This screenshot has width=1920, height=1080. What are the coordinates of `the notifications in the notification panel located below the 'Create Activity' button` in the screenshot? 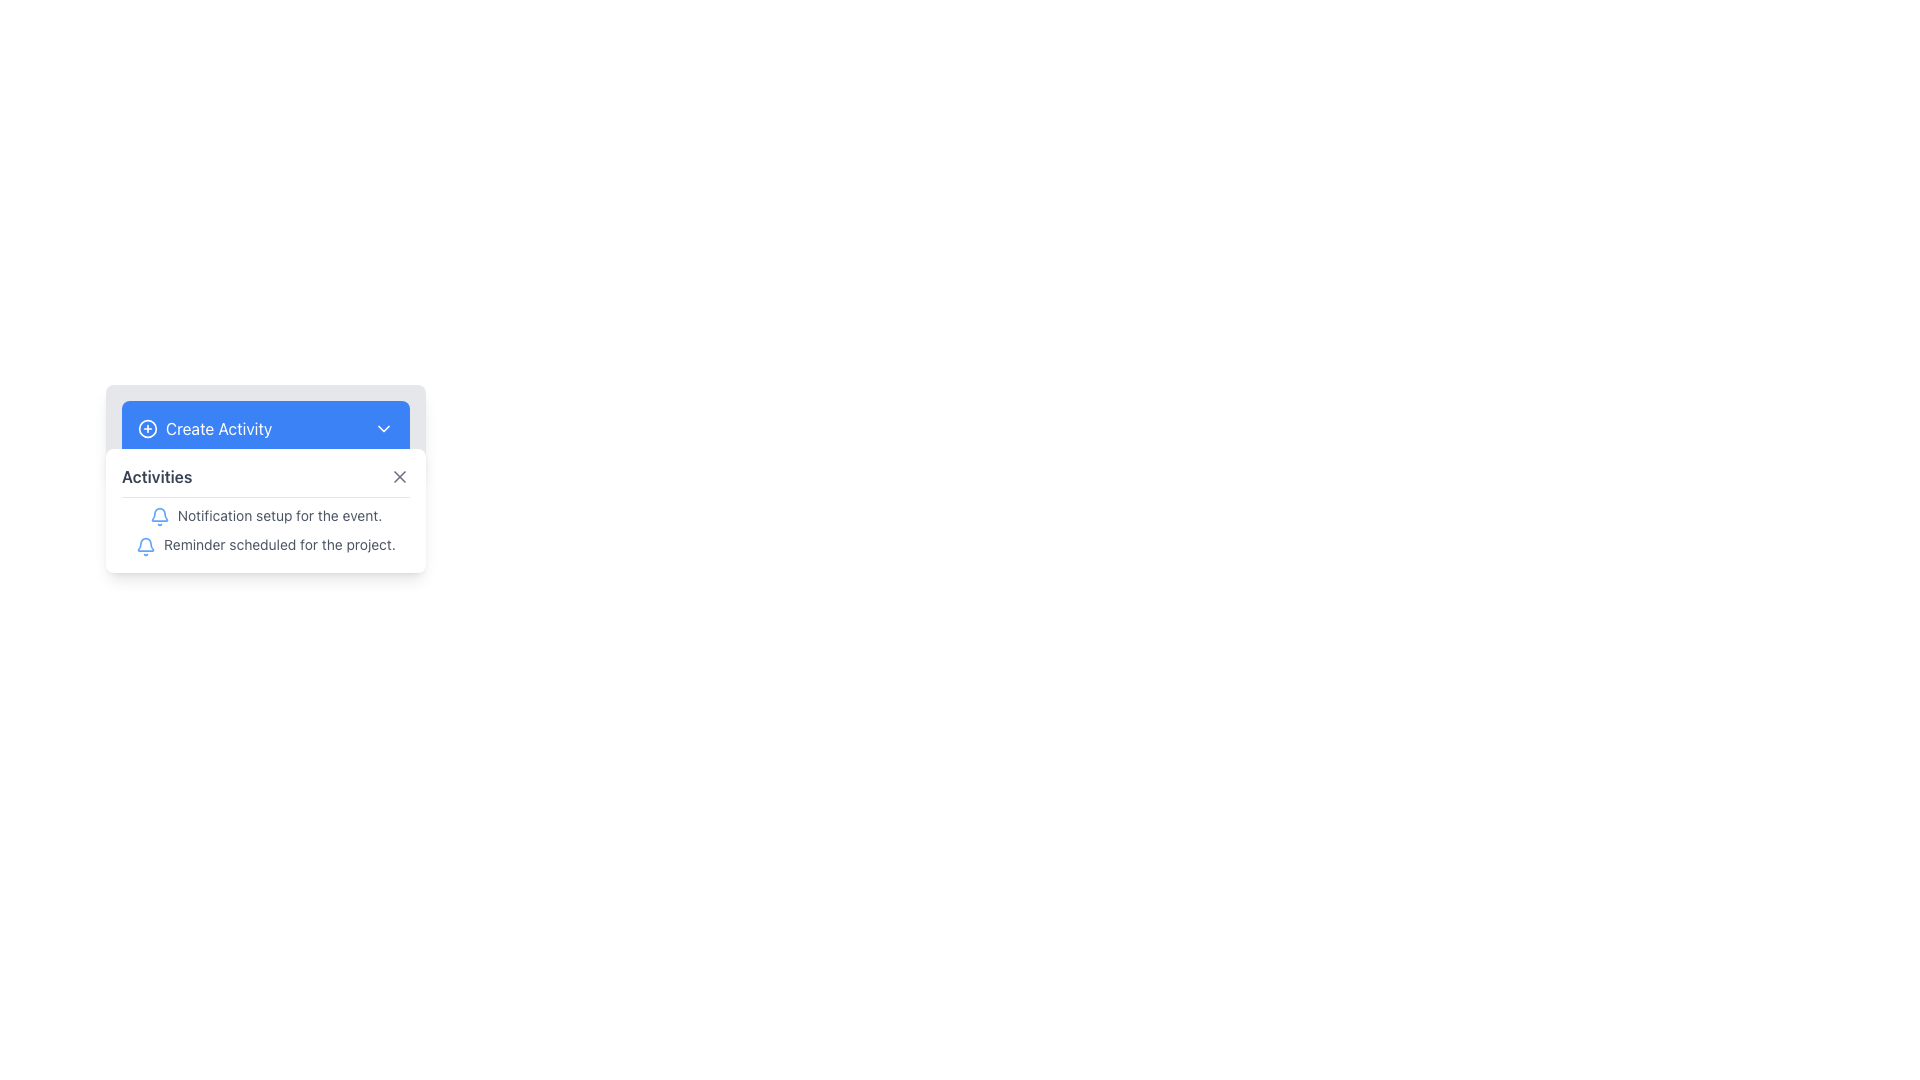 It's located at (264, 508).